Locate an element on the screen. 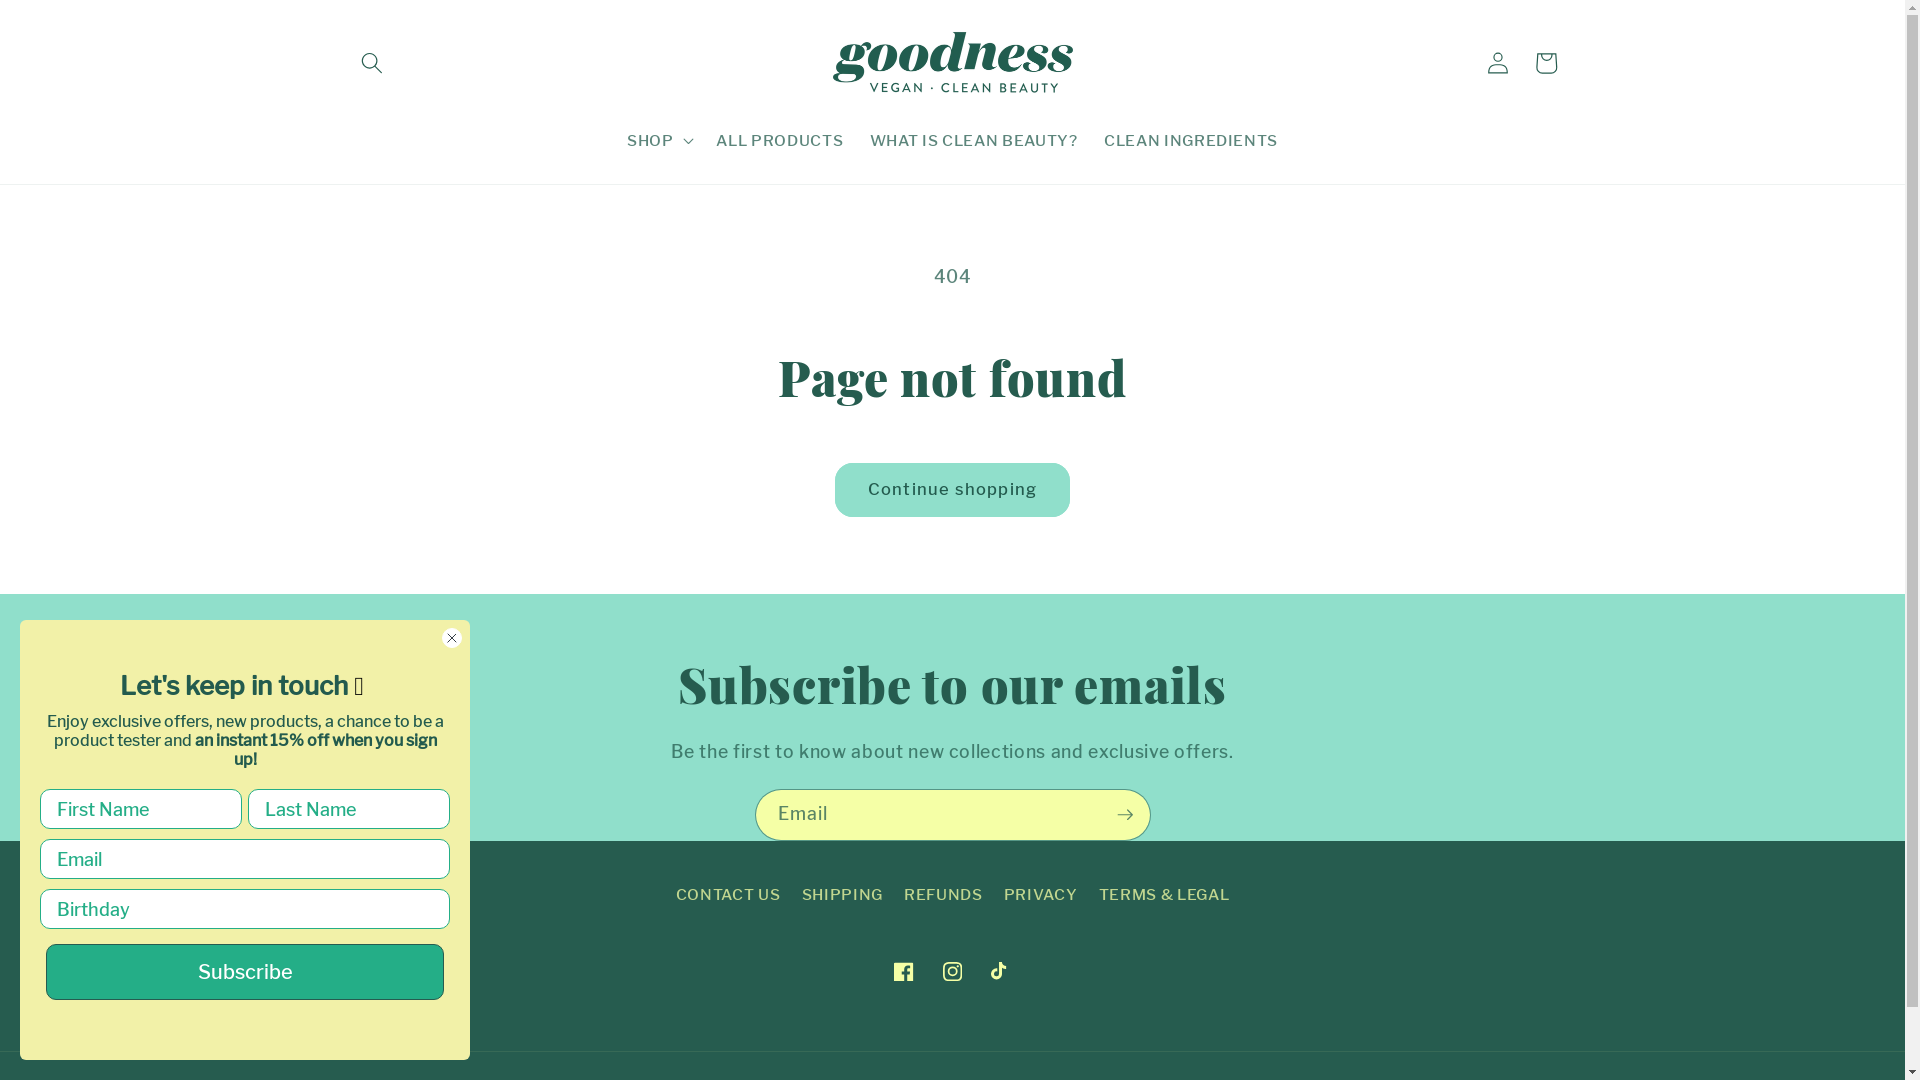 The image size is (1920, 1080). 'Submit' is located at coordinates (28, 10).